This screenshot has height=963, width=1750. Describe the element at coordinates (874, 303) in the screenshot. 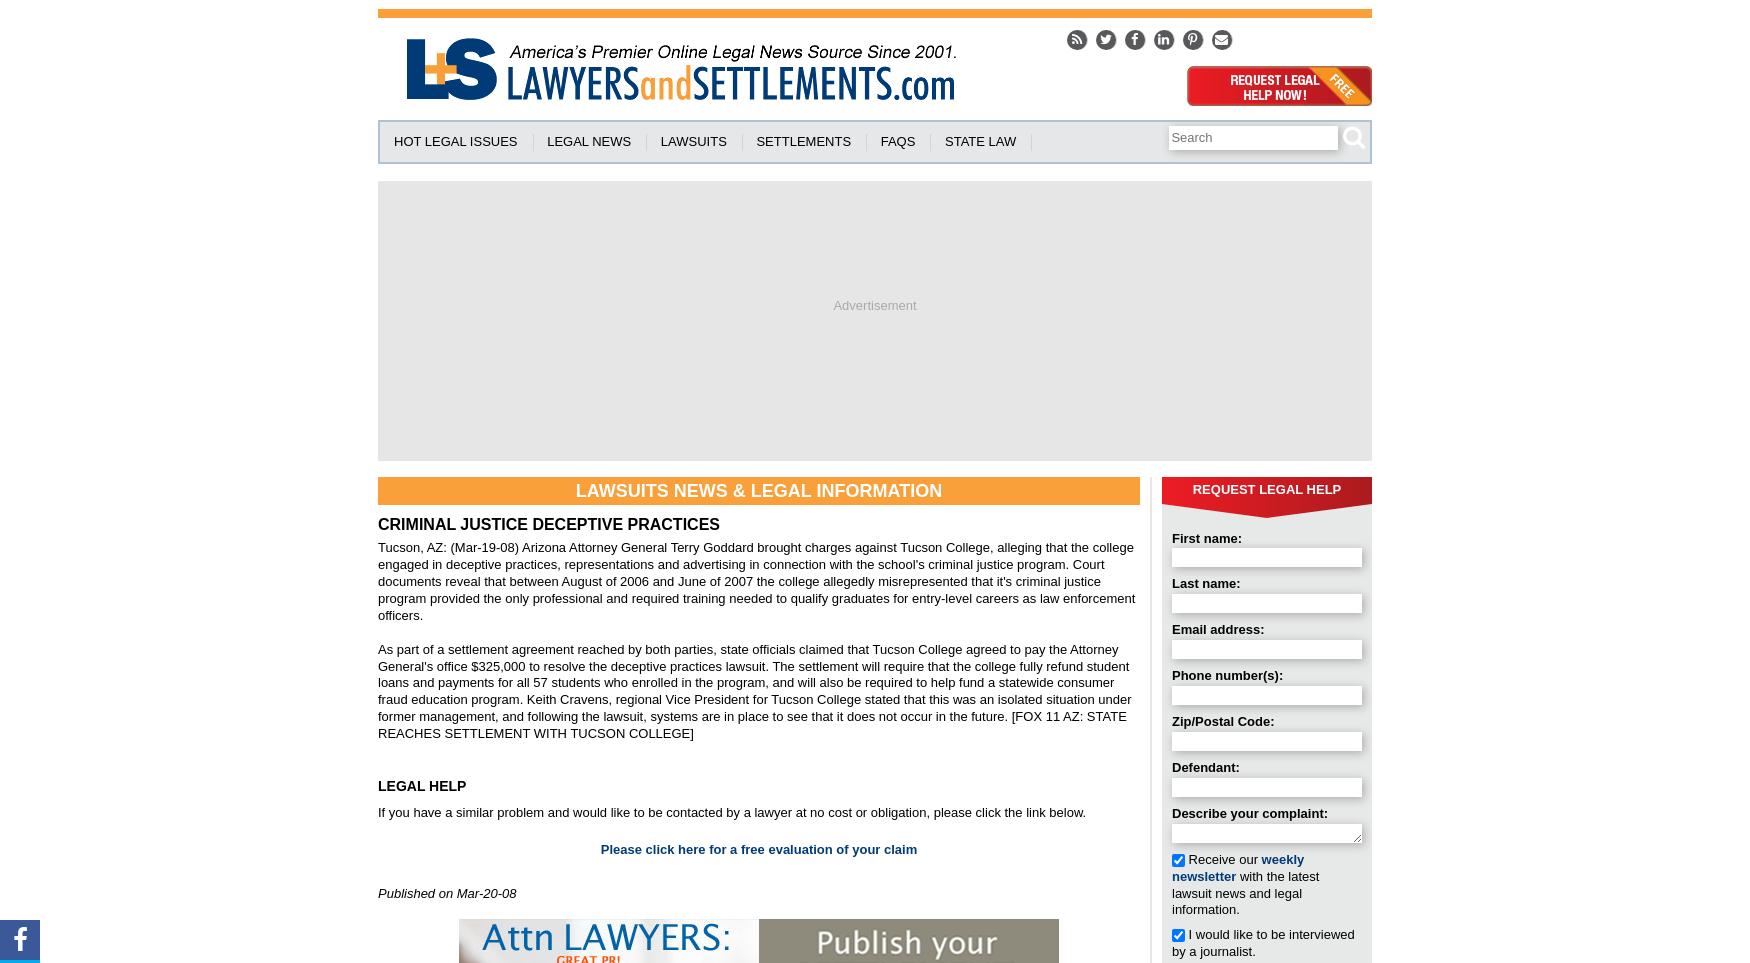

I see `'Advertisement'` at that location.